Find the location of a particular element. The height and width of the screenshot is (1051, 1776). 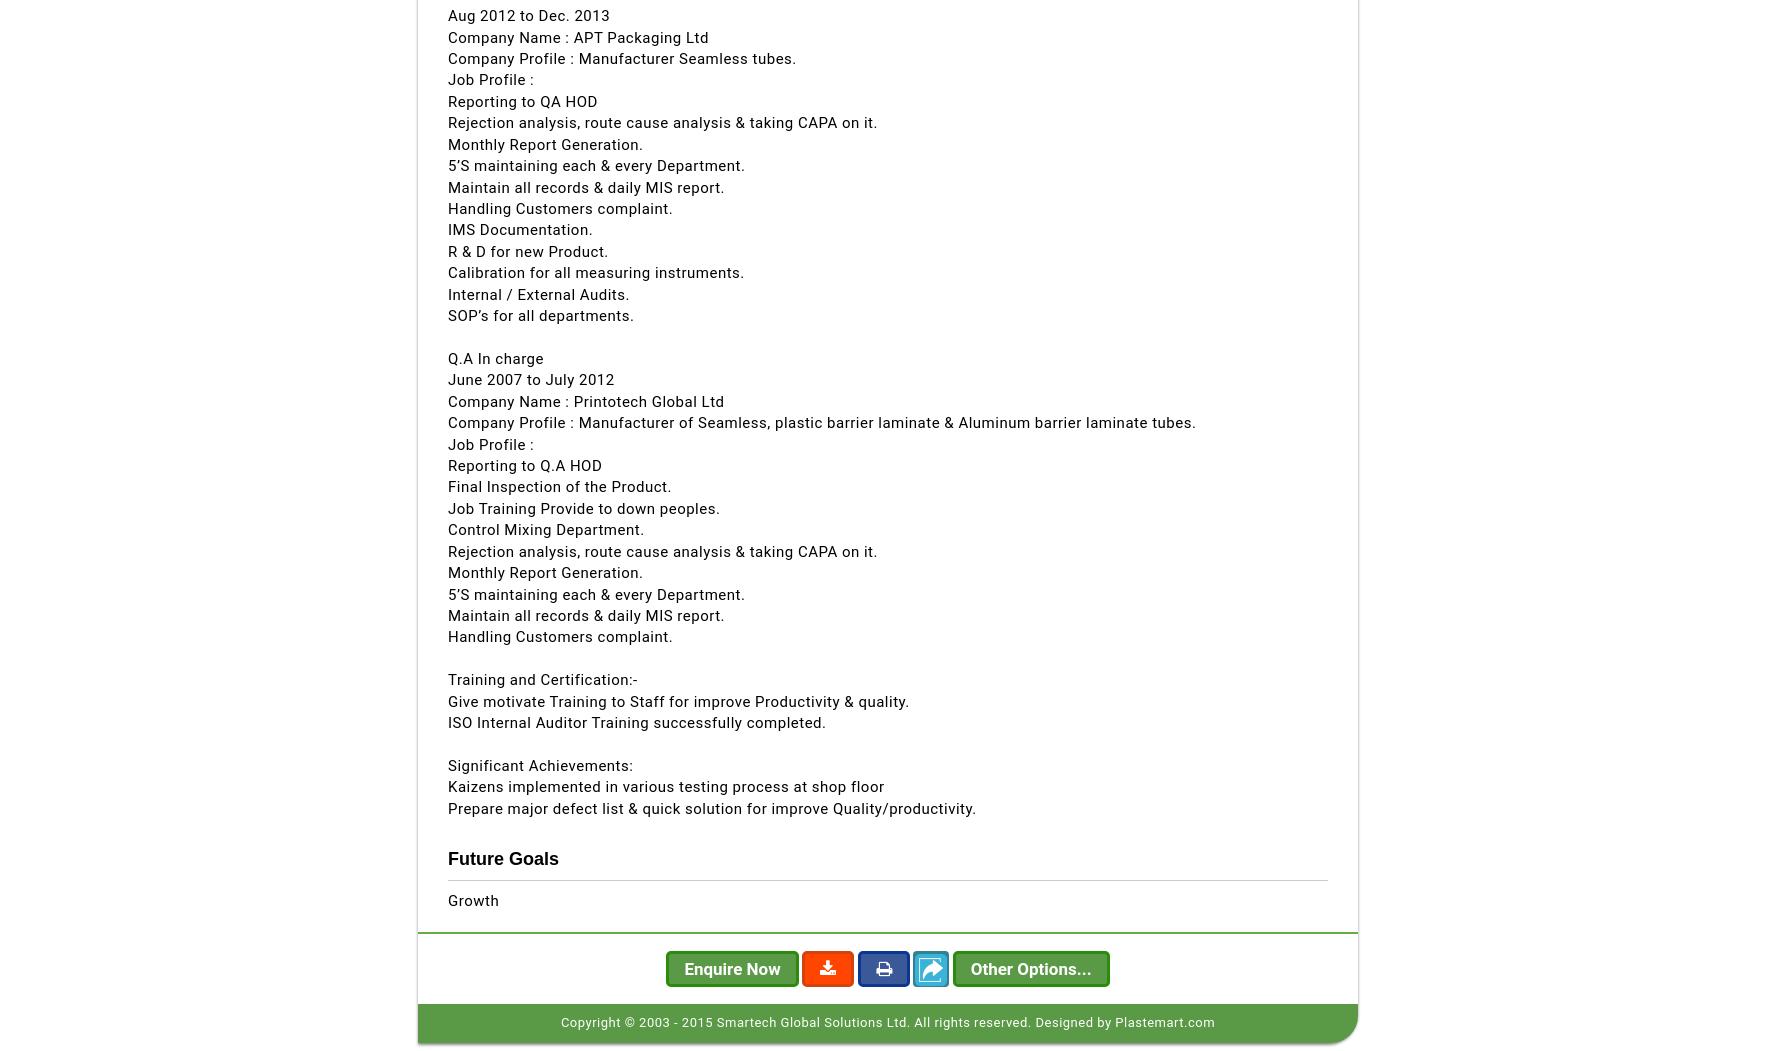

'Give motivate Training to Staff for improve Productivity & quality.' is located at coordinates (447, 700).